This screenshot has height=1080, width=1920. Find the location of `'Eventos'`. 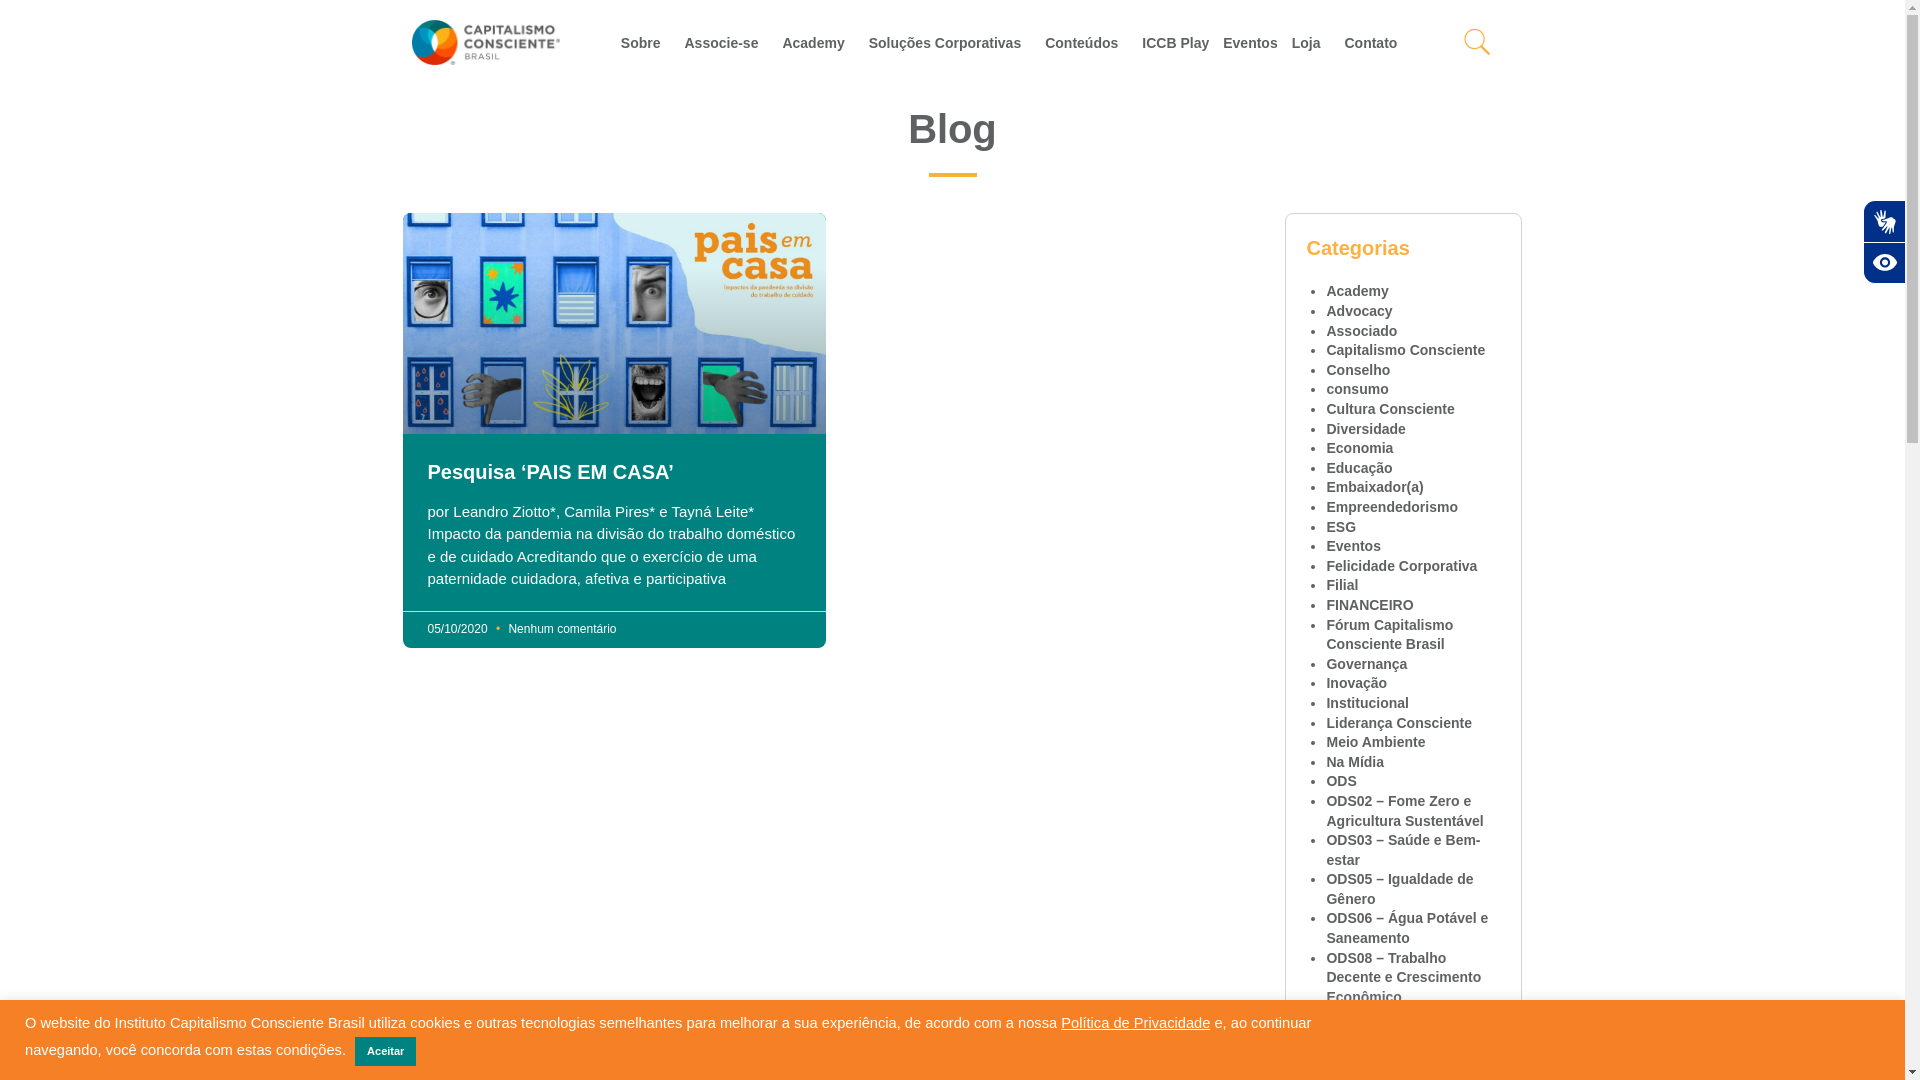

'Eventos' is located at coordinates (1325, 546).